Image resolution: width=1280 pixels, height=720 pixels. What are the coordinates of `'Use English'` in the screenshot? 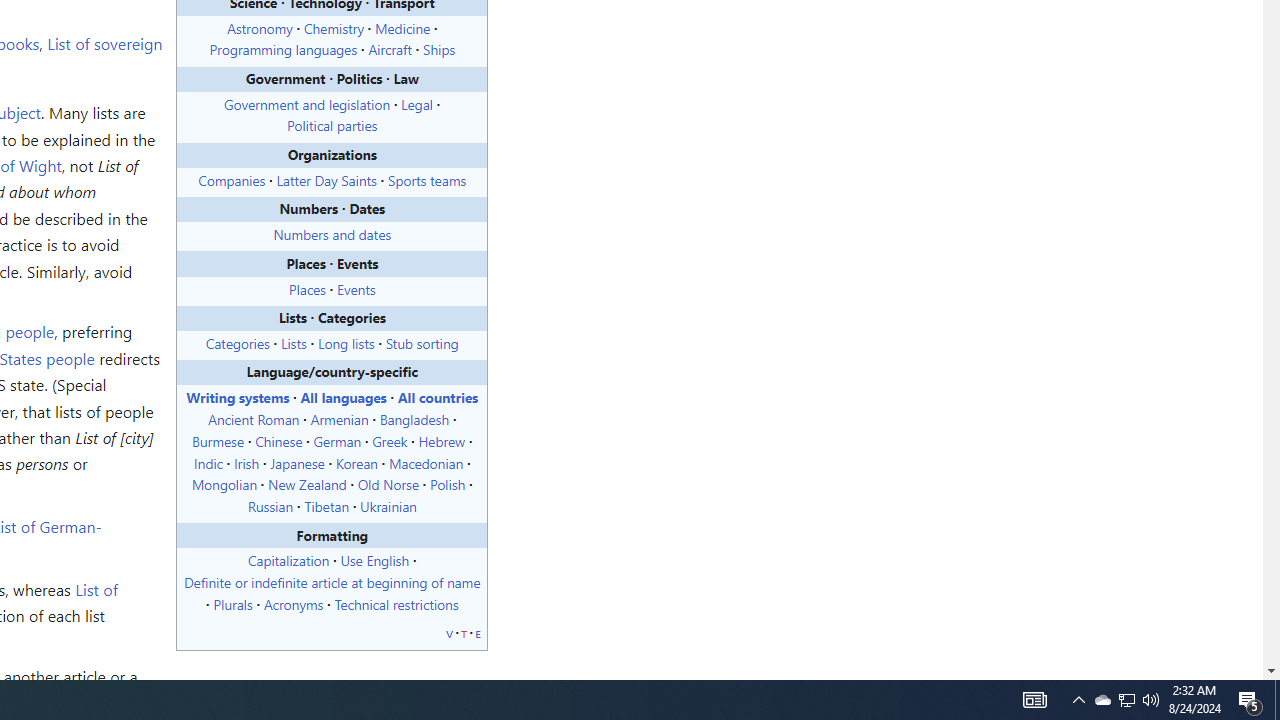 It's located at (375, 560).